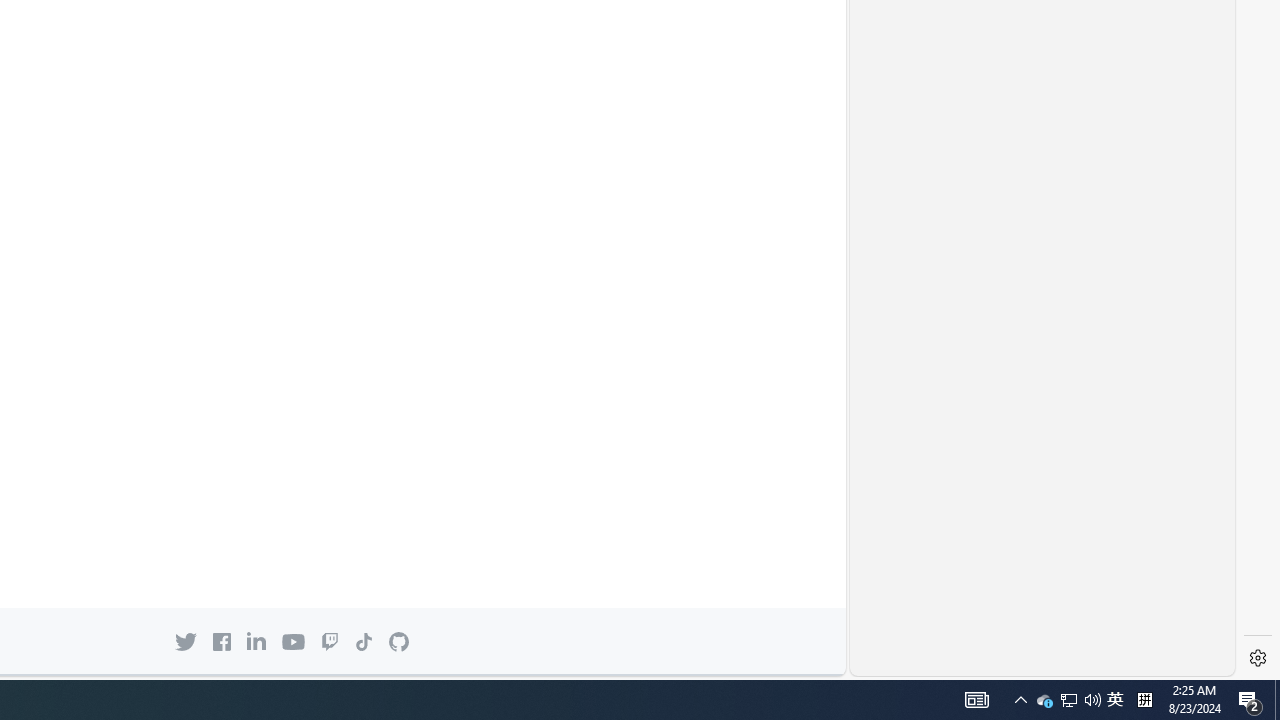  Describe the element at coordinates (330, 641) in the screenshot. I see `'GitHub on Twitch'` at that location.